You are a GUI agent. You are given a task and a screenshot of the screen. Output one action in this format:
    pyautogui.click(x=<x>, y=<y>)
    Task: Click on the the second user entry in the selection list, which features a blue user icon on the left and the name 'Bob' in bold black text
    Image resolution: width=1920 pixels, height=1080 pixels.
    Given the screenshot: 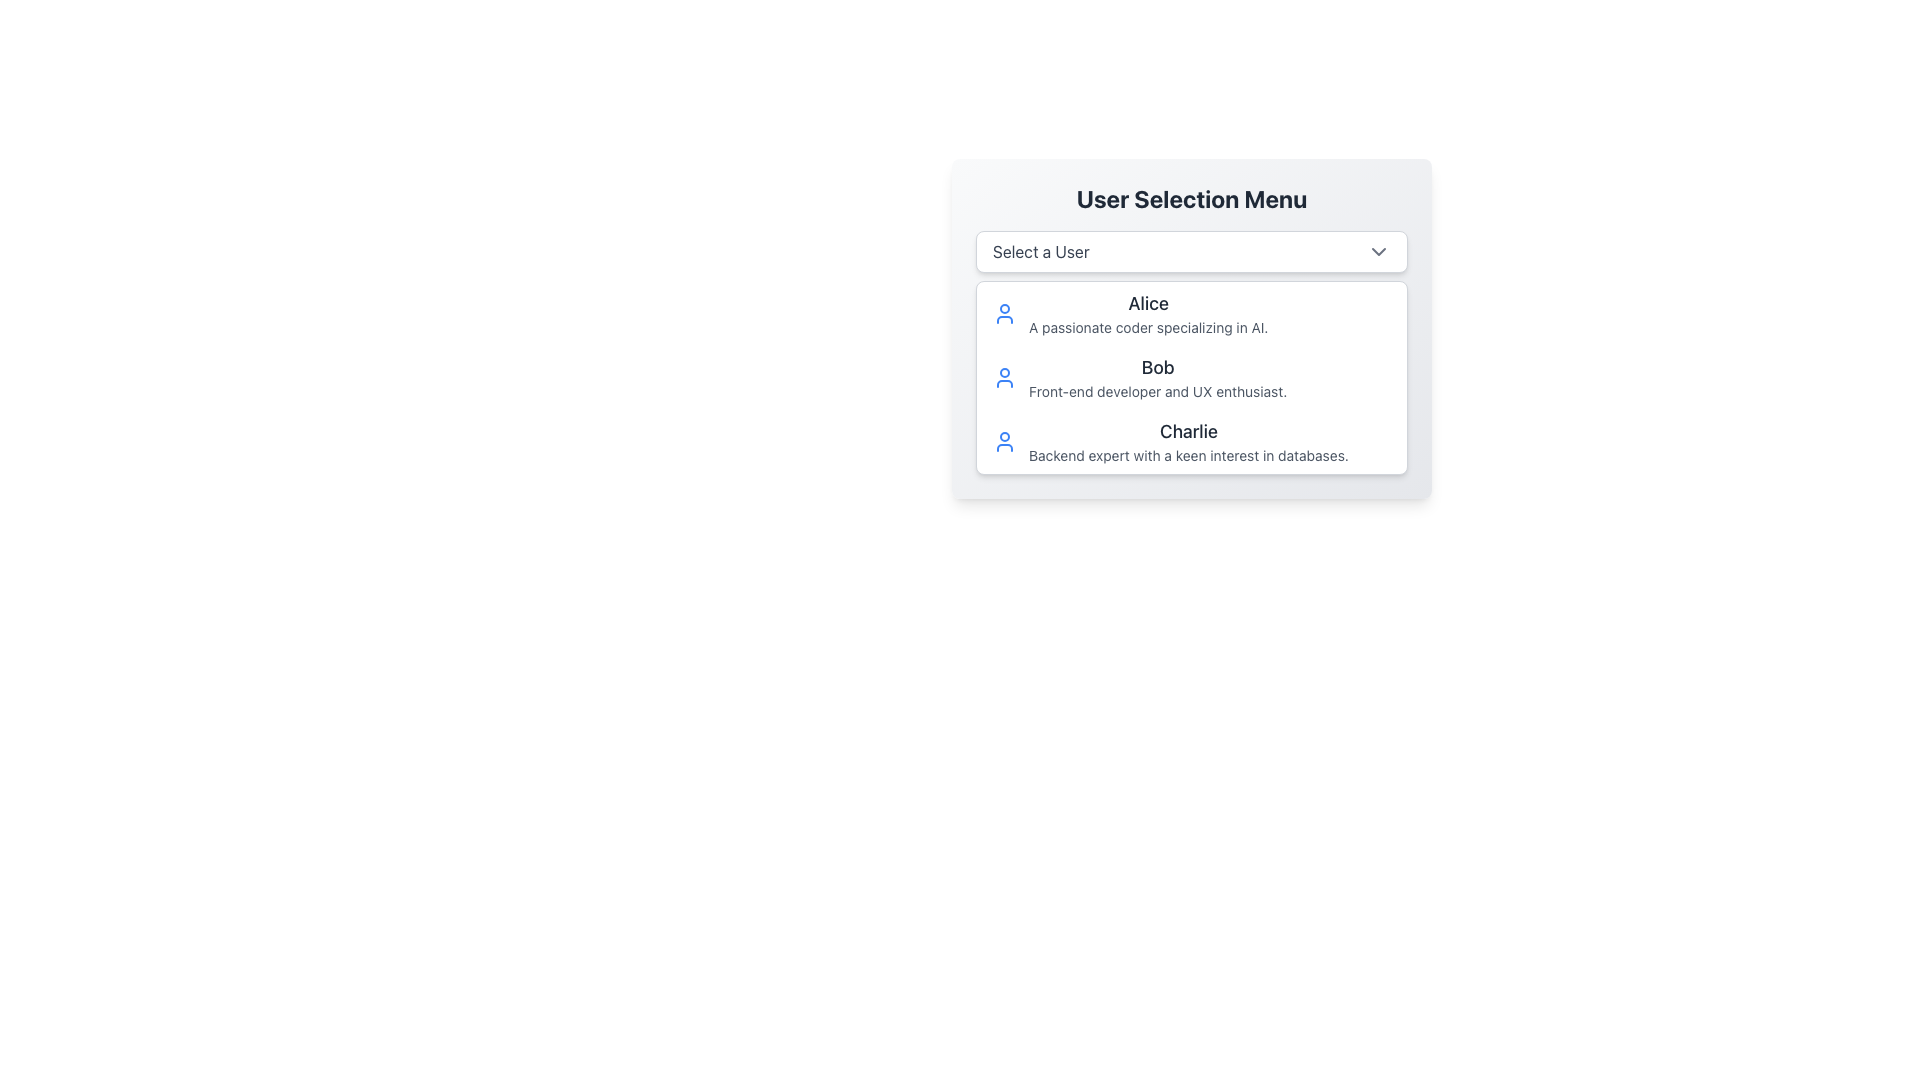 What is the action you would take?
    pyautogui.click(x=1191, y=378)
    